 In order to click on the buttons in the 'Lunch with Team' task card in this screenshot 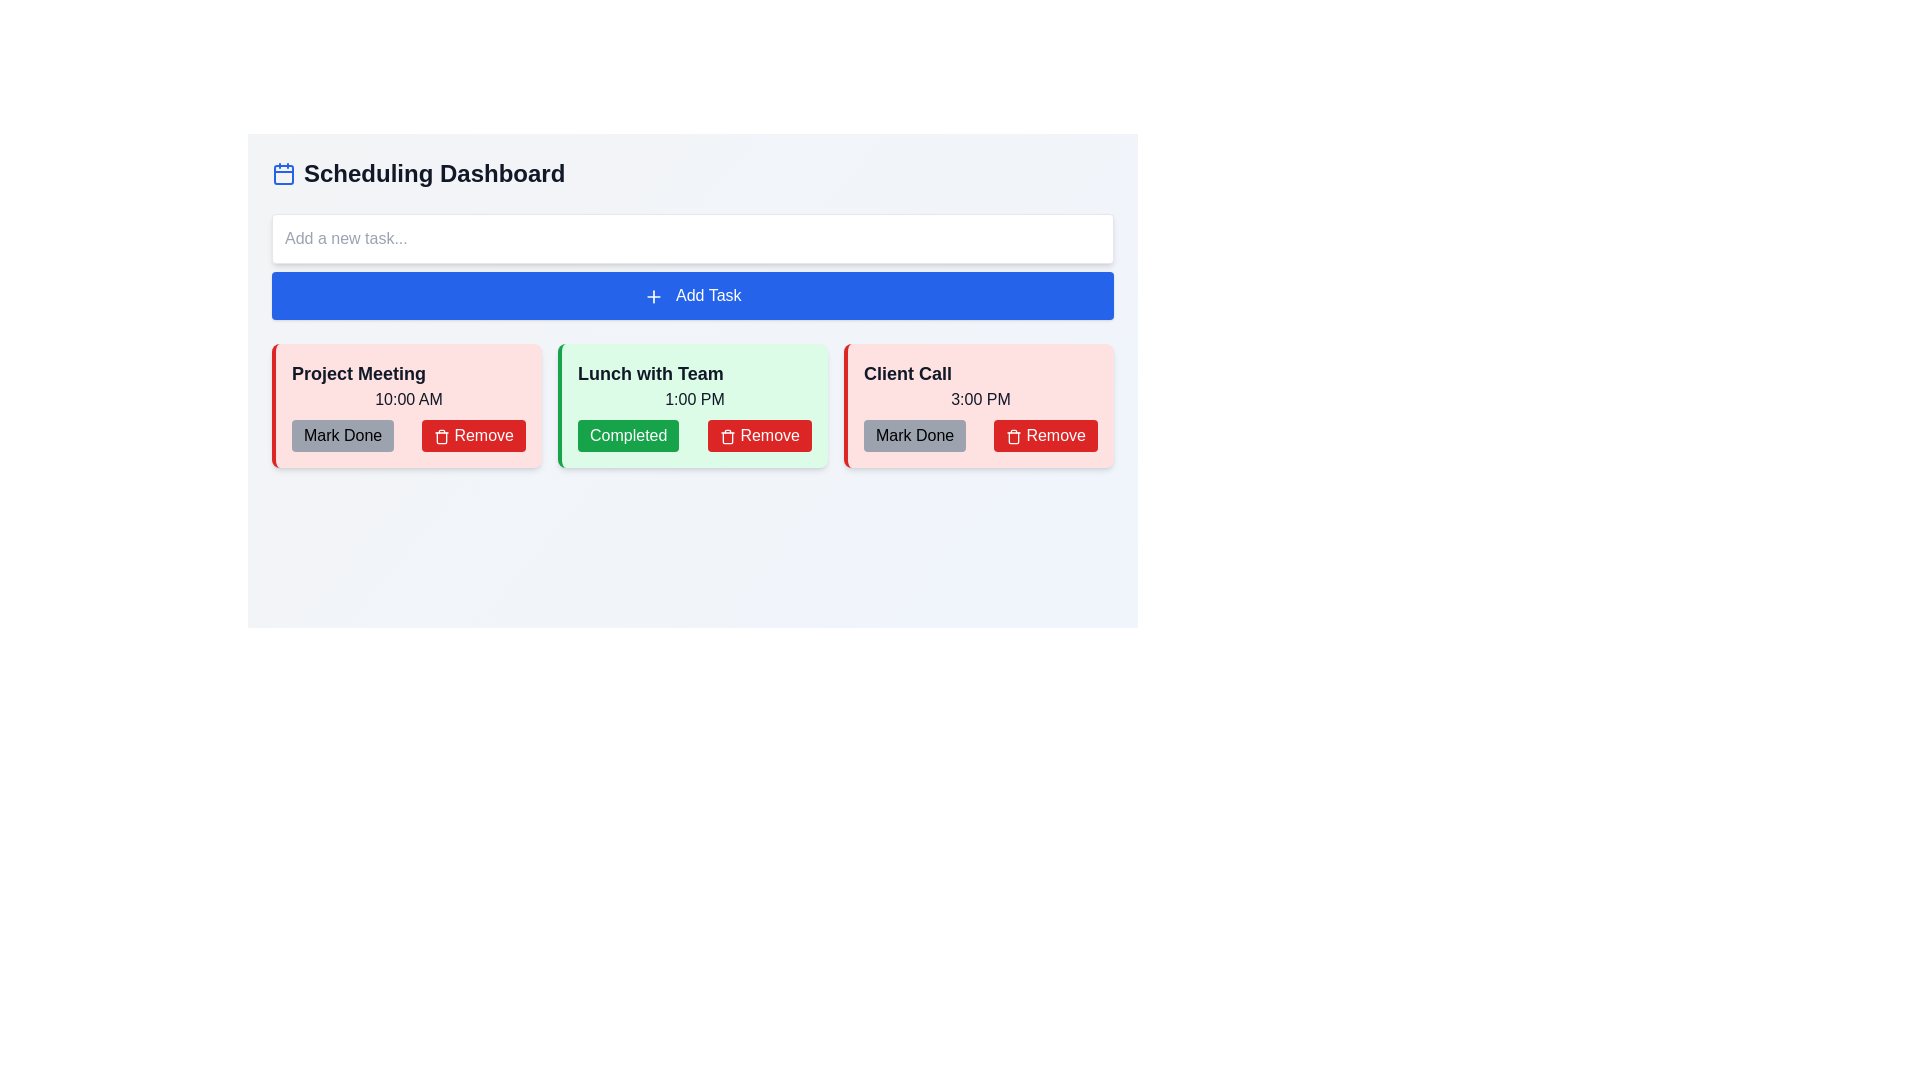, I will do `click(695, 434)`.